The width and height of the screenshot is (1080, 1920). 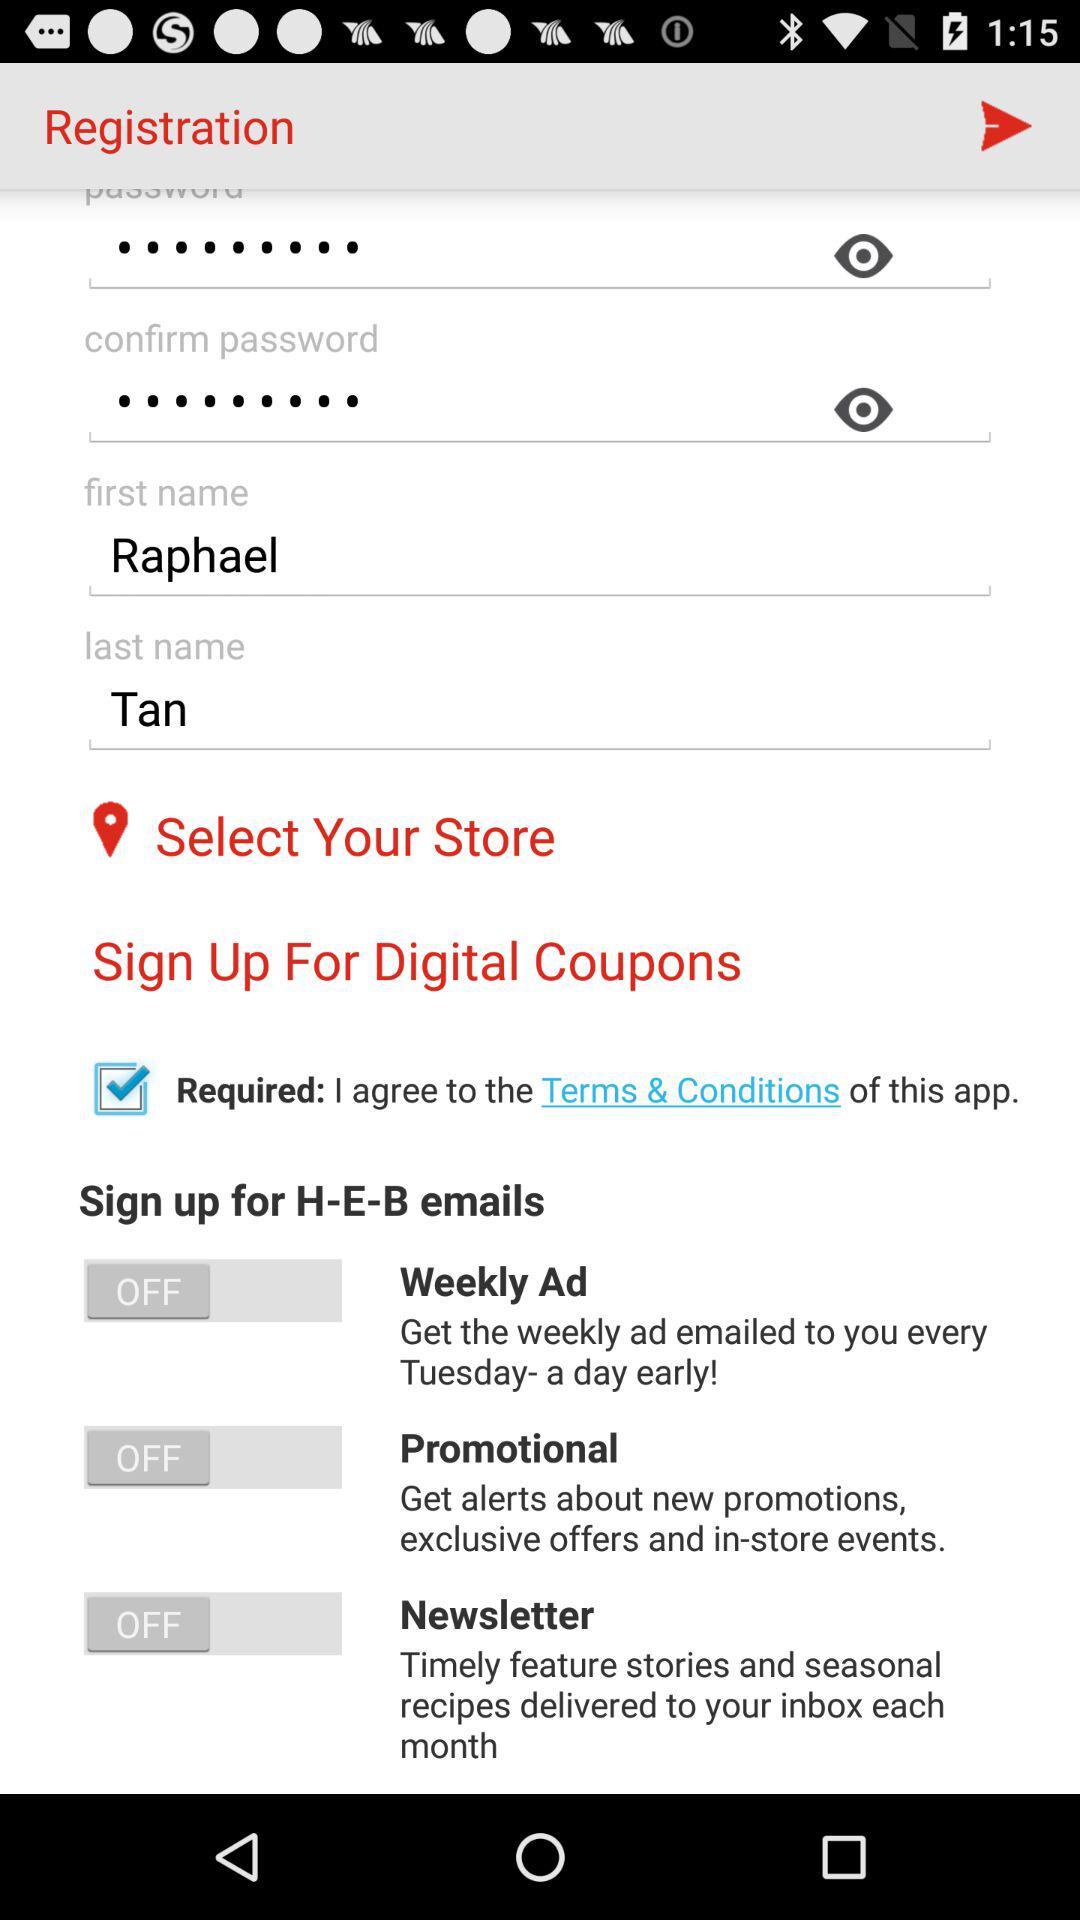 I want to click on the visibility icon, so click(x=869, y=441).